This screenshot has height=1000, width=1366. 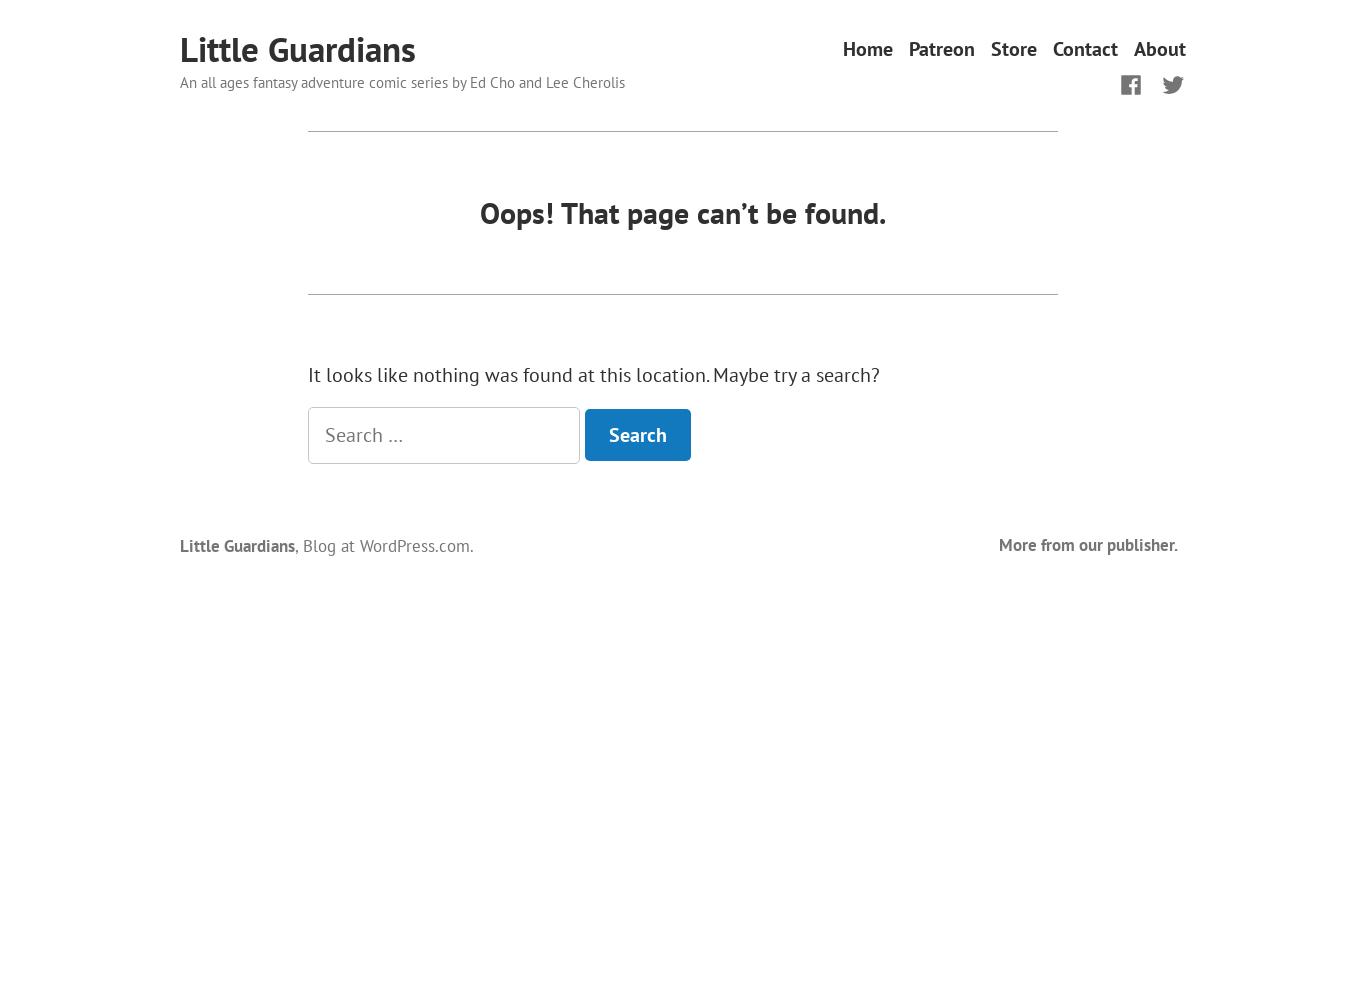 What do you see at coordinates (683, 210) in the screenshot?
I see `'Oops! That page can’t be found.'` at bounding box center [683, 210].